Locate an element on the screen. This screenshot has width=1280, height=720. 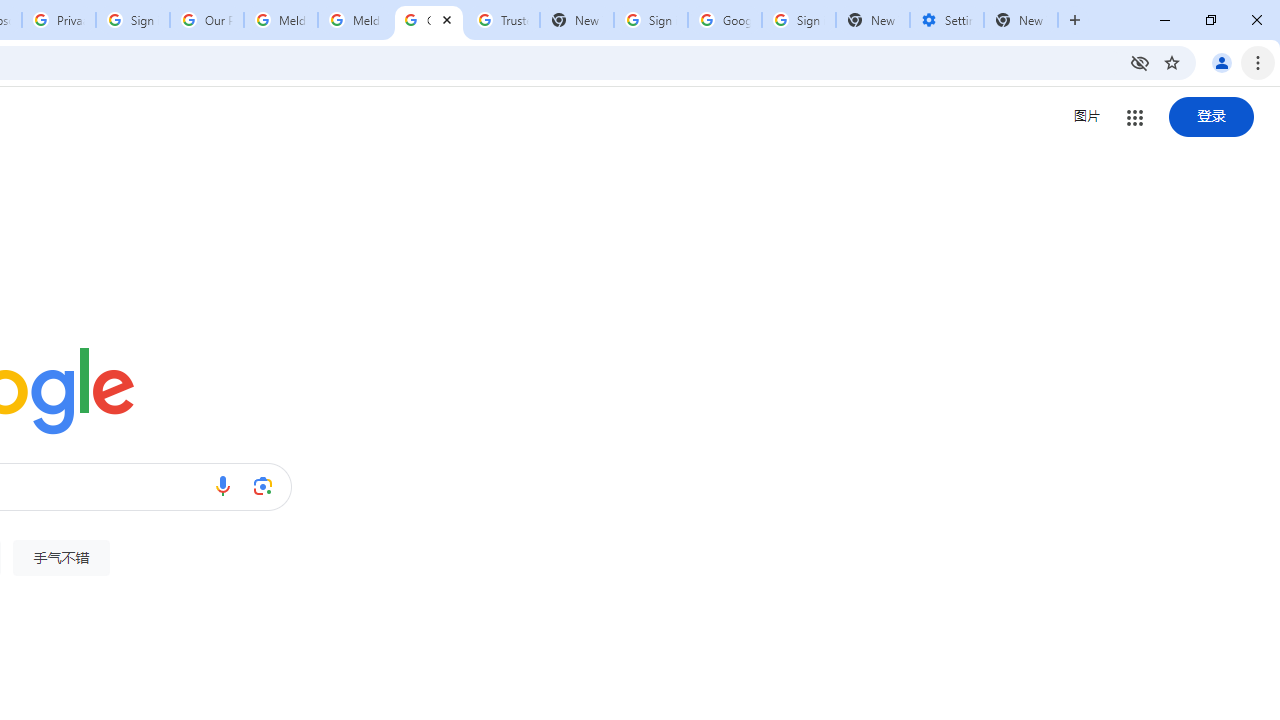
'Sign in - Google Accounts' is located at coordinates (132, 20).